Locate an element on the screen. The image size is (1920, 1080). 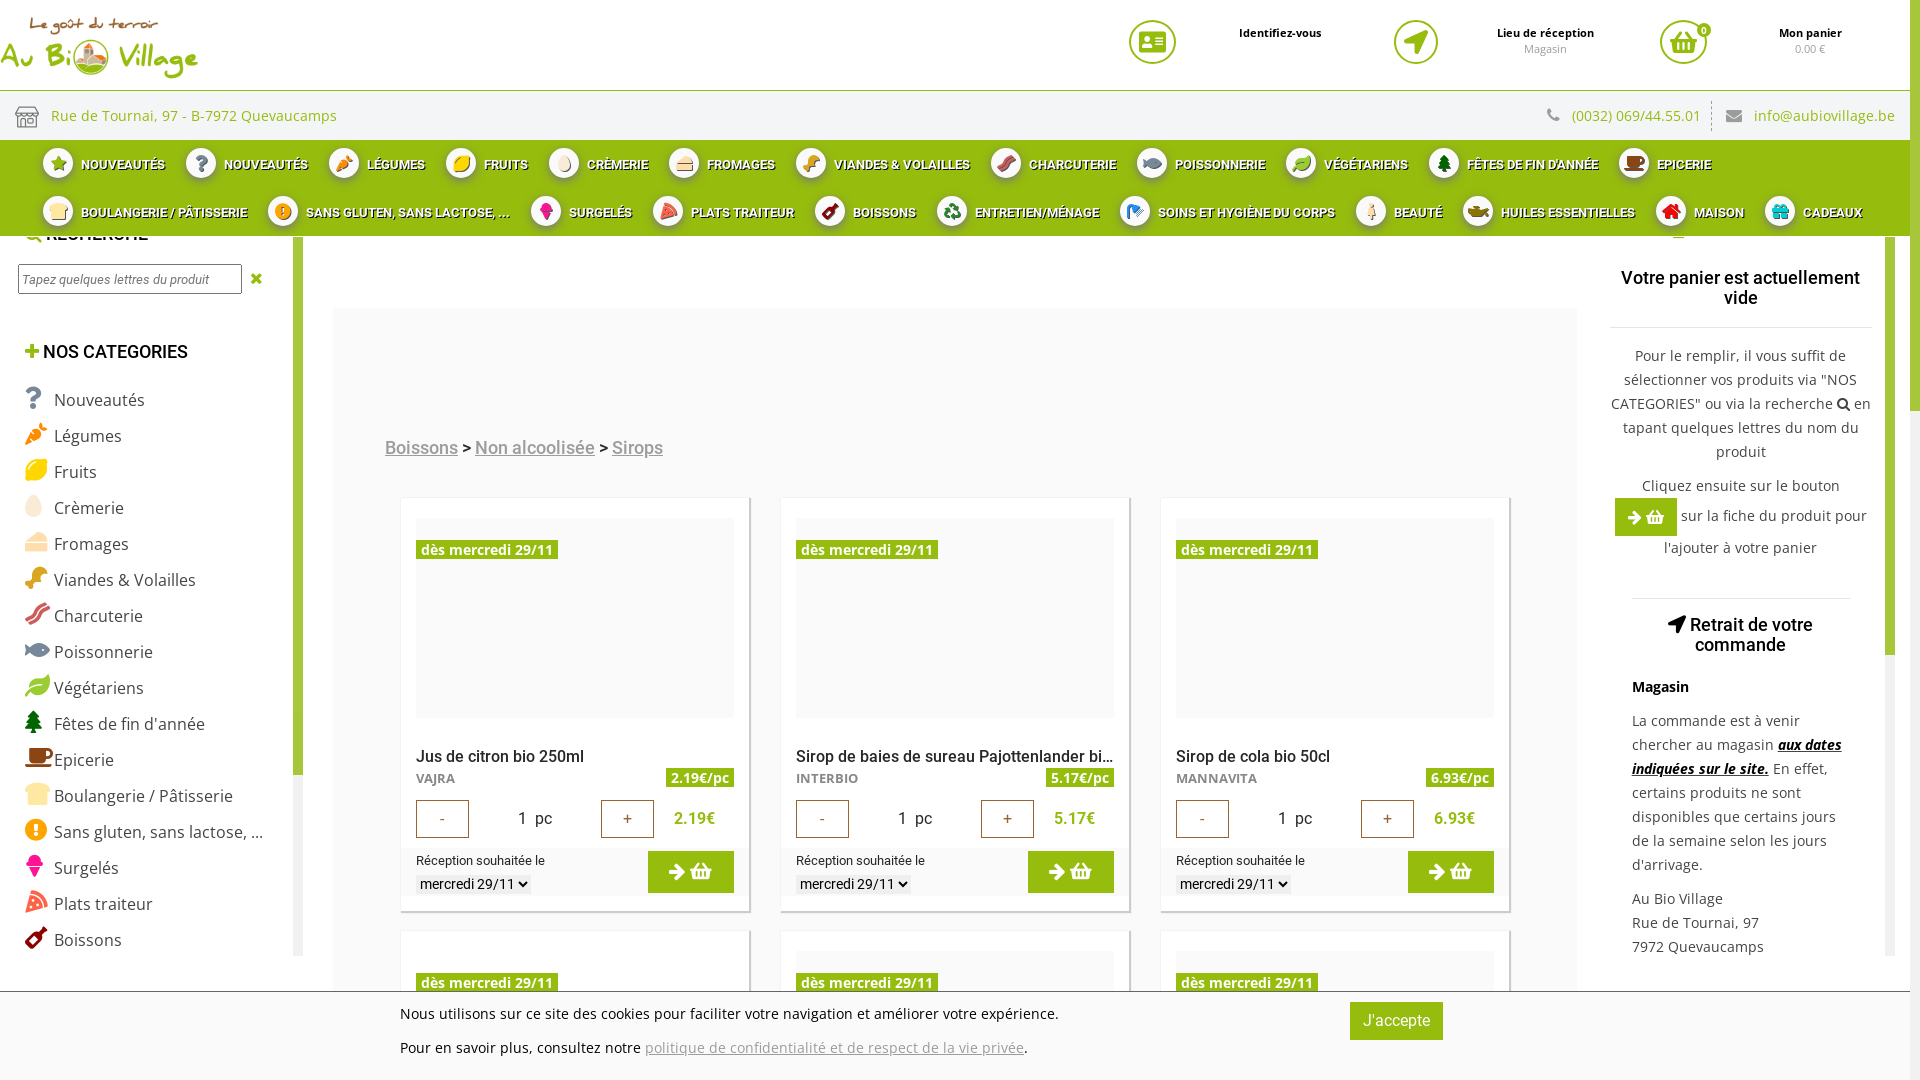
'EPICERIE' is located at coordinates (1662, 157).